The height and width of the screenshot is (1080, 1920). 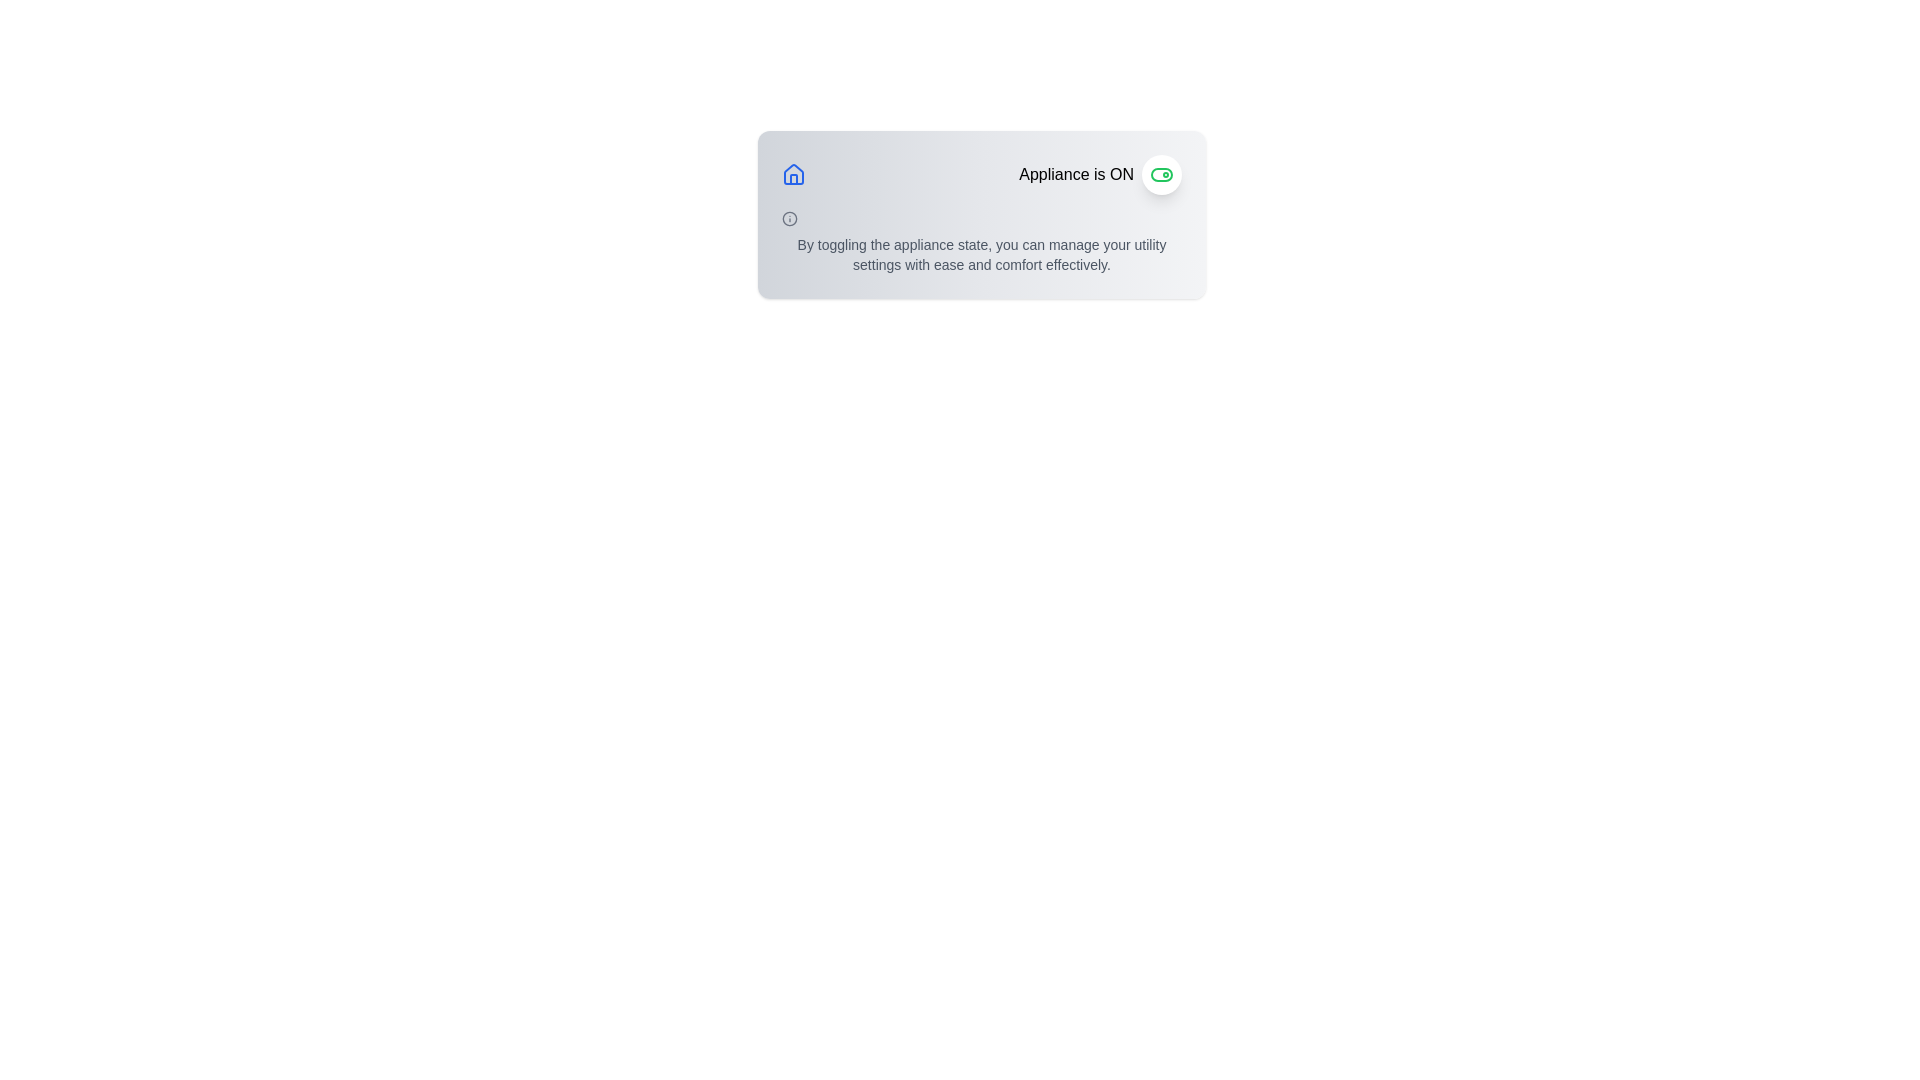 What do you see at coordinates (982, 242) in the screenshot?
I see `the explanatory text that reads: 'By toggling the appliance state, you can manage your utility settings with ease and comfort effectively.' This text is styled in a small, gray font and is positioned within a gray box below the title 'Appliance is ON' and a toggle button` at bounding box center [982, 242].